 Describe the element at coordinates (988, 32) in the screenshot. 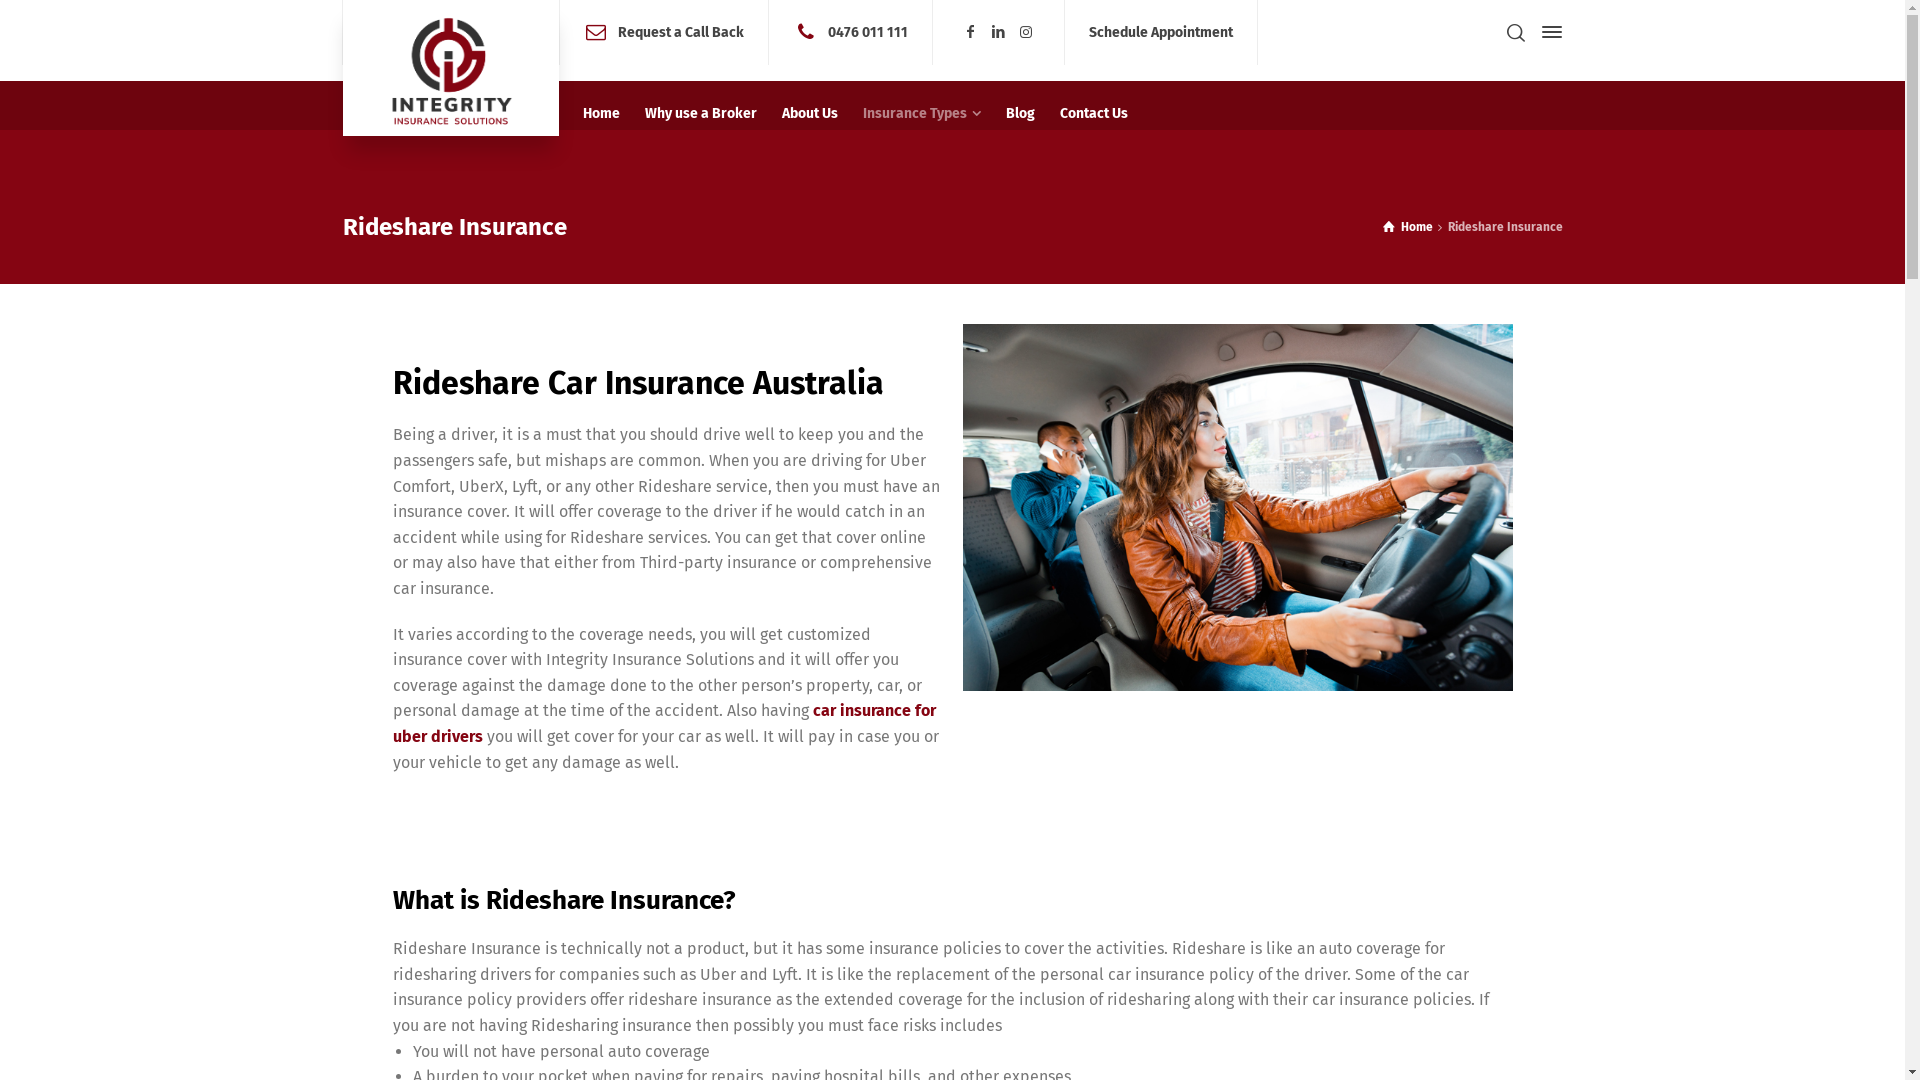

I see `'Linkedin'` at that location.